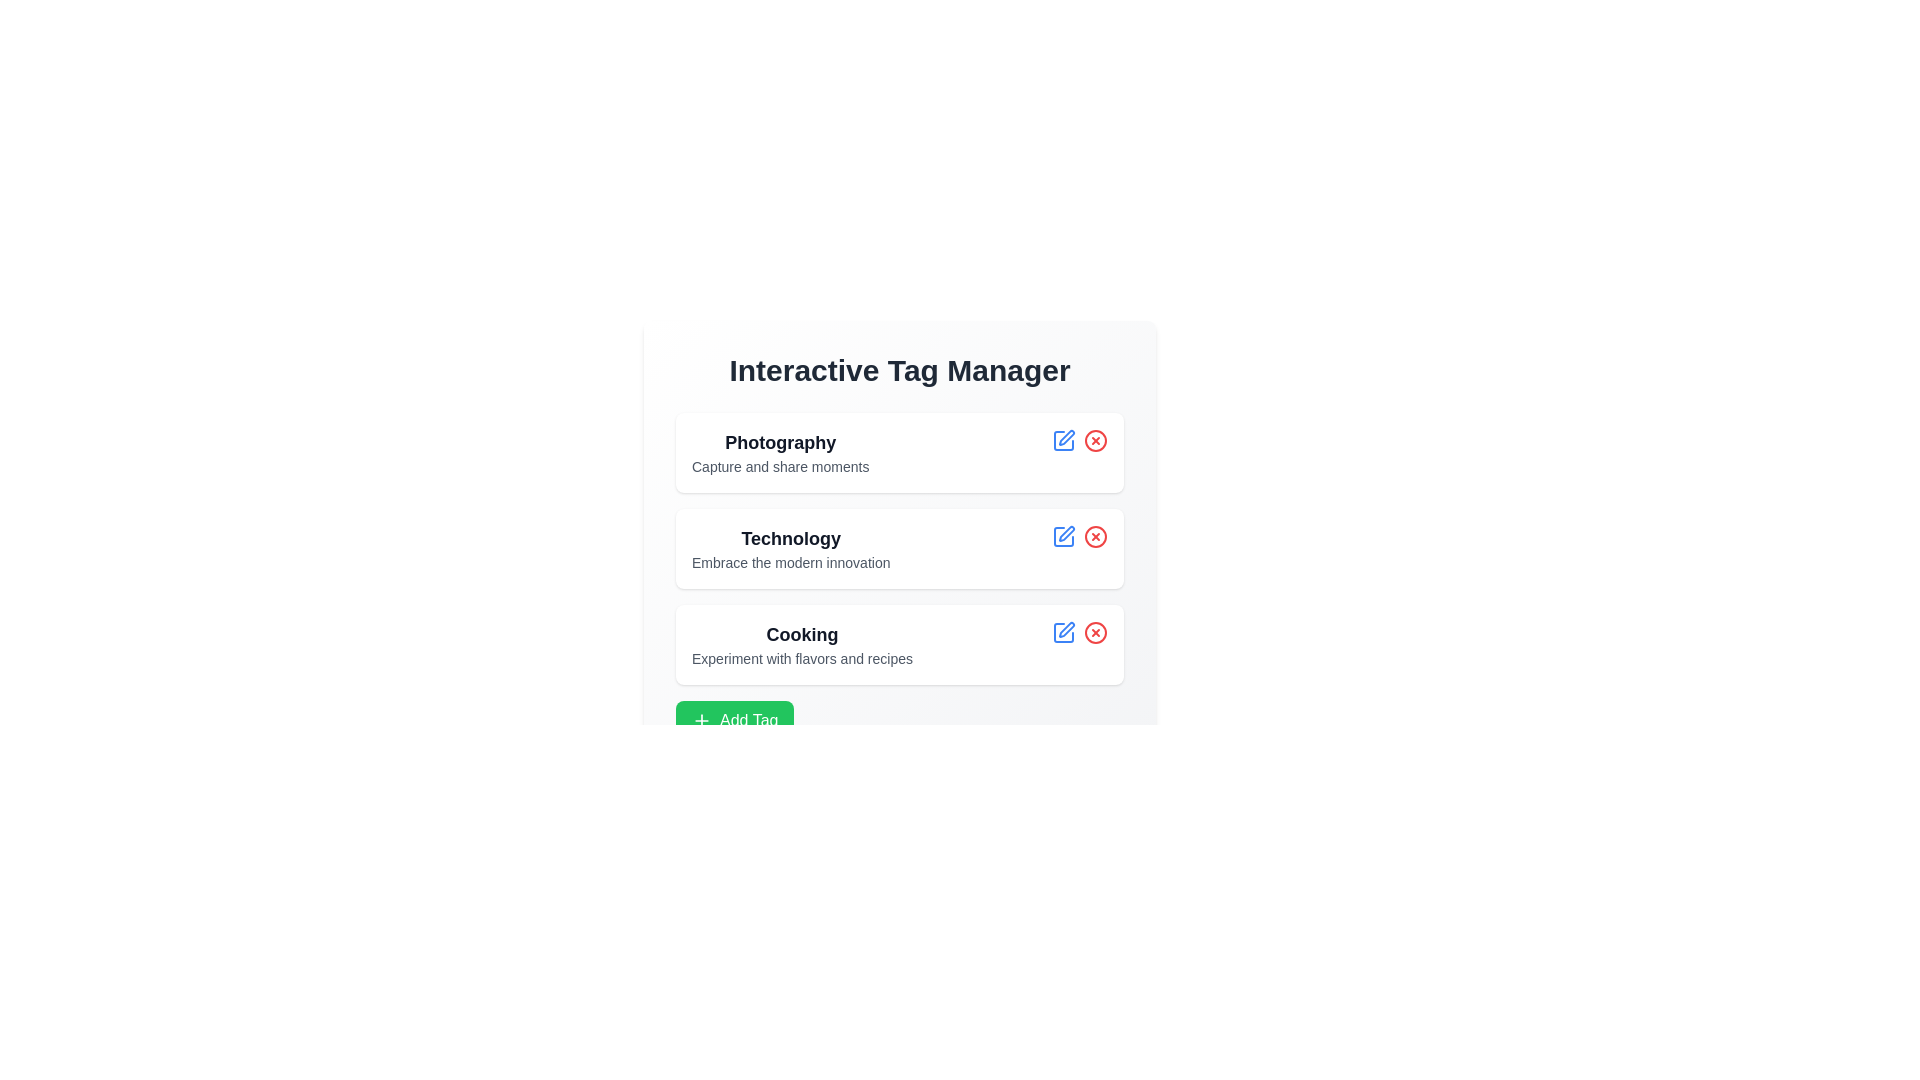 This screenshot has height=1080, width=1920. I want to click on the text label displaying 'Experiment with flavors and recipes', which is styled in light gray and located beneath the 'Cooking' title, so click(802, 659).